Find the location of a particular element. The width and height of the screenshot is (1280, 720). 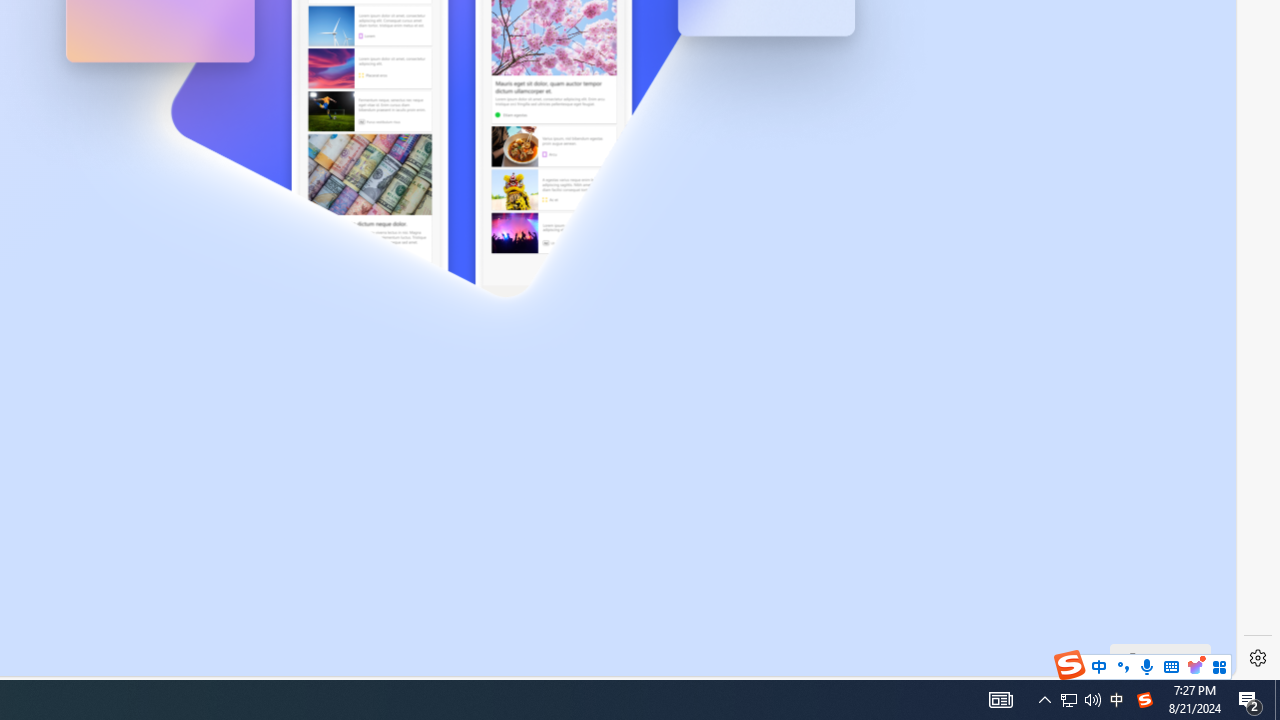

'Feedback' is located at coordinates (1160, 659).